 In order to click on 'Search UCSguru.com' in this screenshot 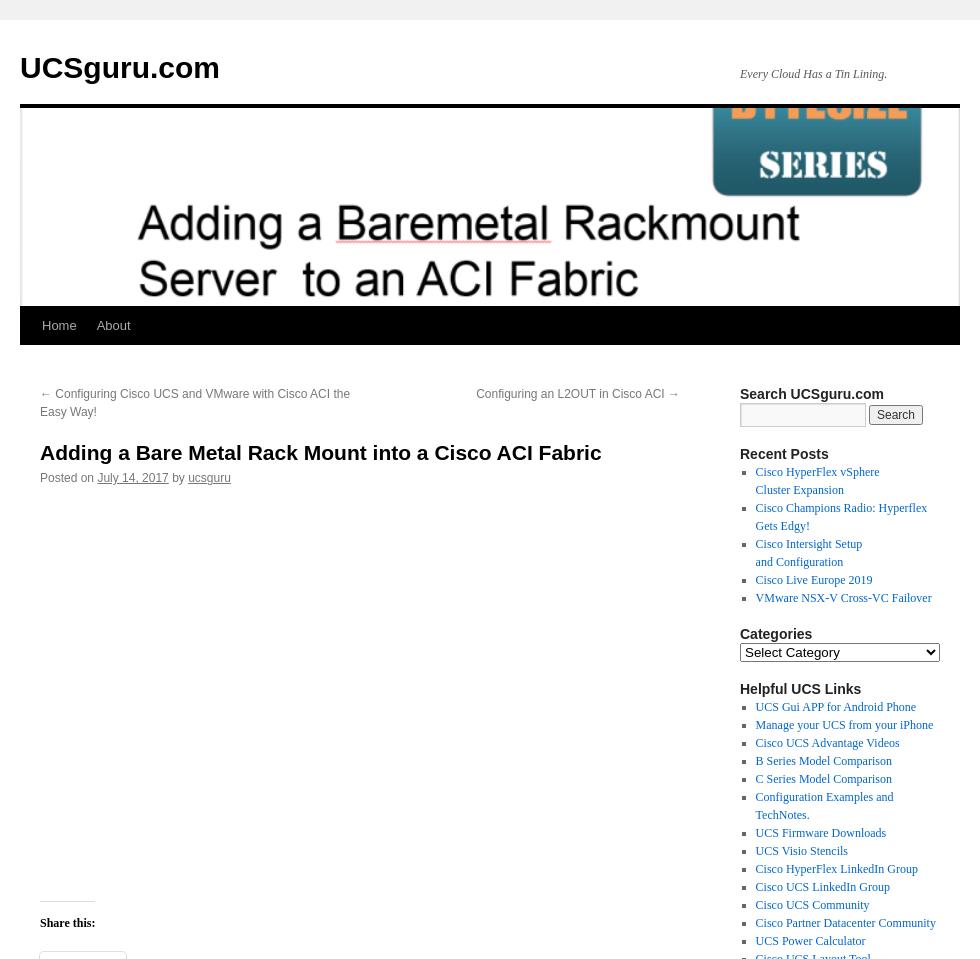, I will do `click(811, 393)`.